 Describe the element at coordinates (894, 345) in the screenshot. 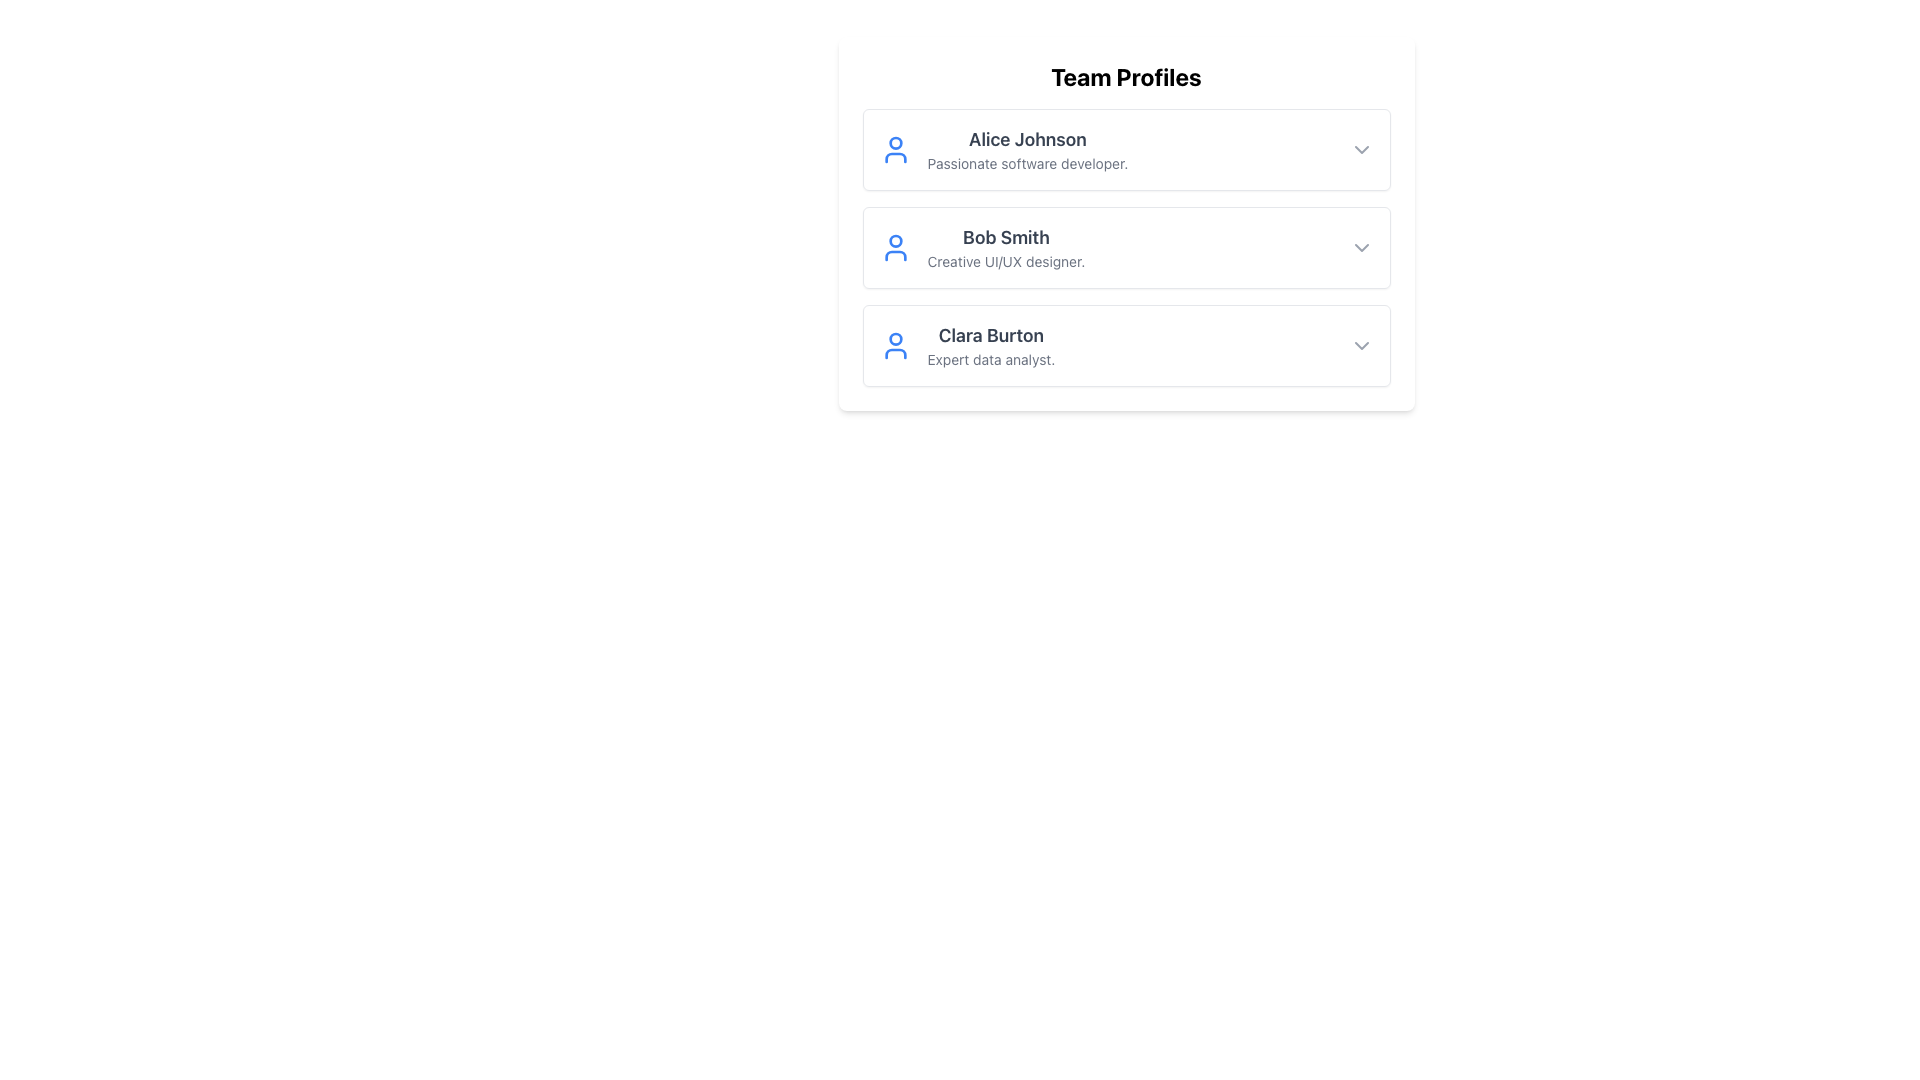

I see `the user profile icon, which is a simple outline with a circular head and torso, displayed in blue and located to the left of Clara Burton's name` at that location.